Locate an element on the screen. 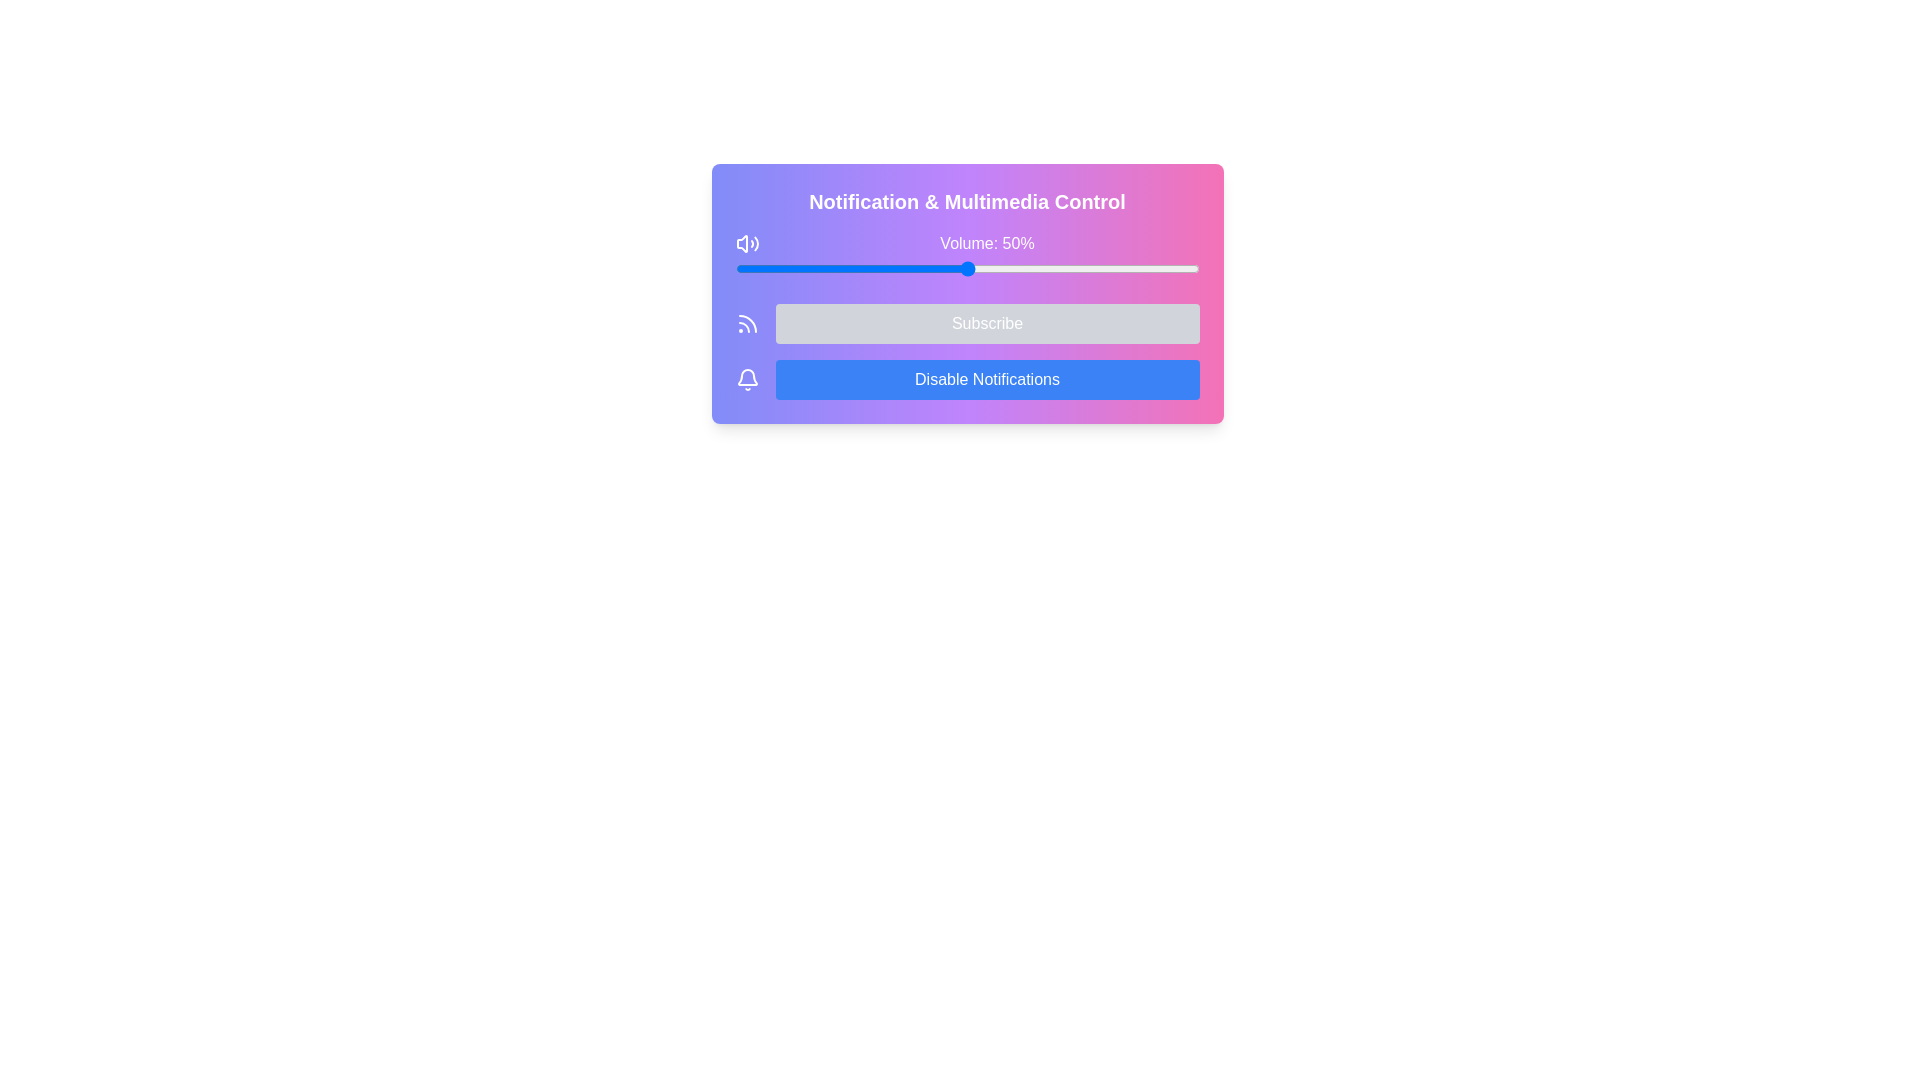 This screenshot has width=1920, height=1080. the 'Subscribe' button, which is a rectangular button with a light gray background, rounded edges, and the text 'Subscribe' in white, located within a gradient-colored card layout is located at coordinates (967, 323).